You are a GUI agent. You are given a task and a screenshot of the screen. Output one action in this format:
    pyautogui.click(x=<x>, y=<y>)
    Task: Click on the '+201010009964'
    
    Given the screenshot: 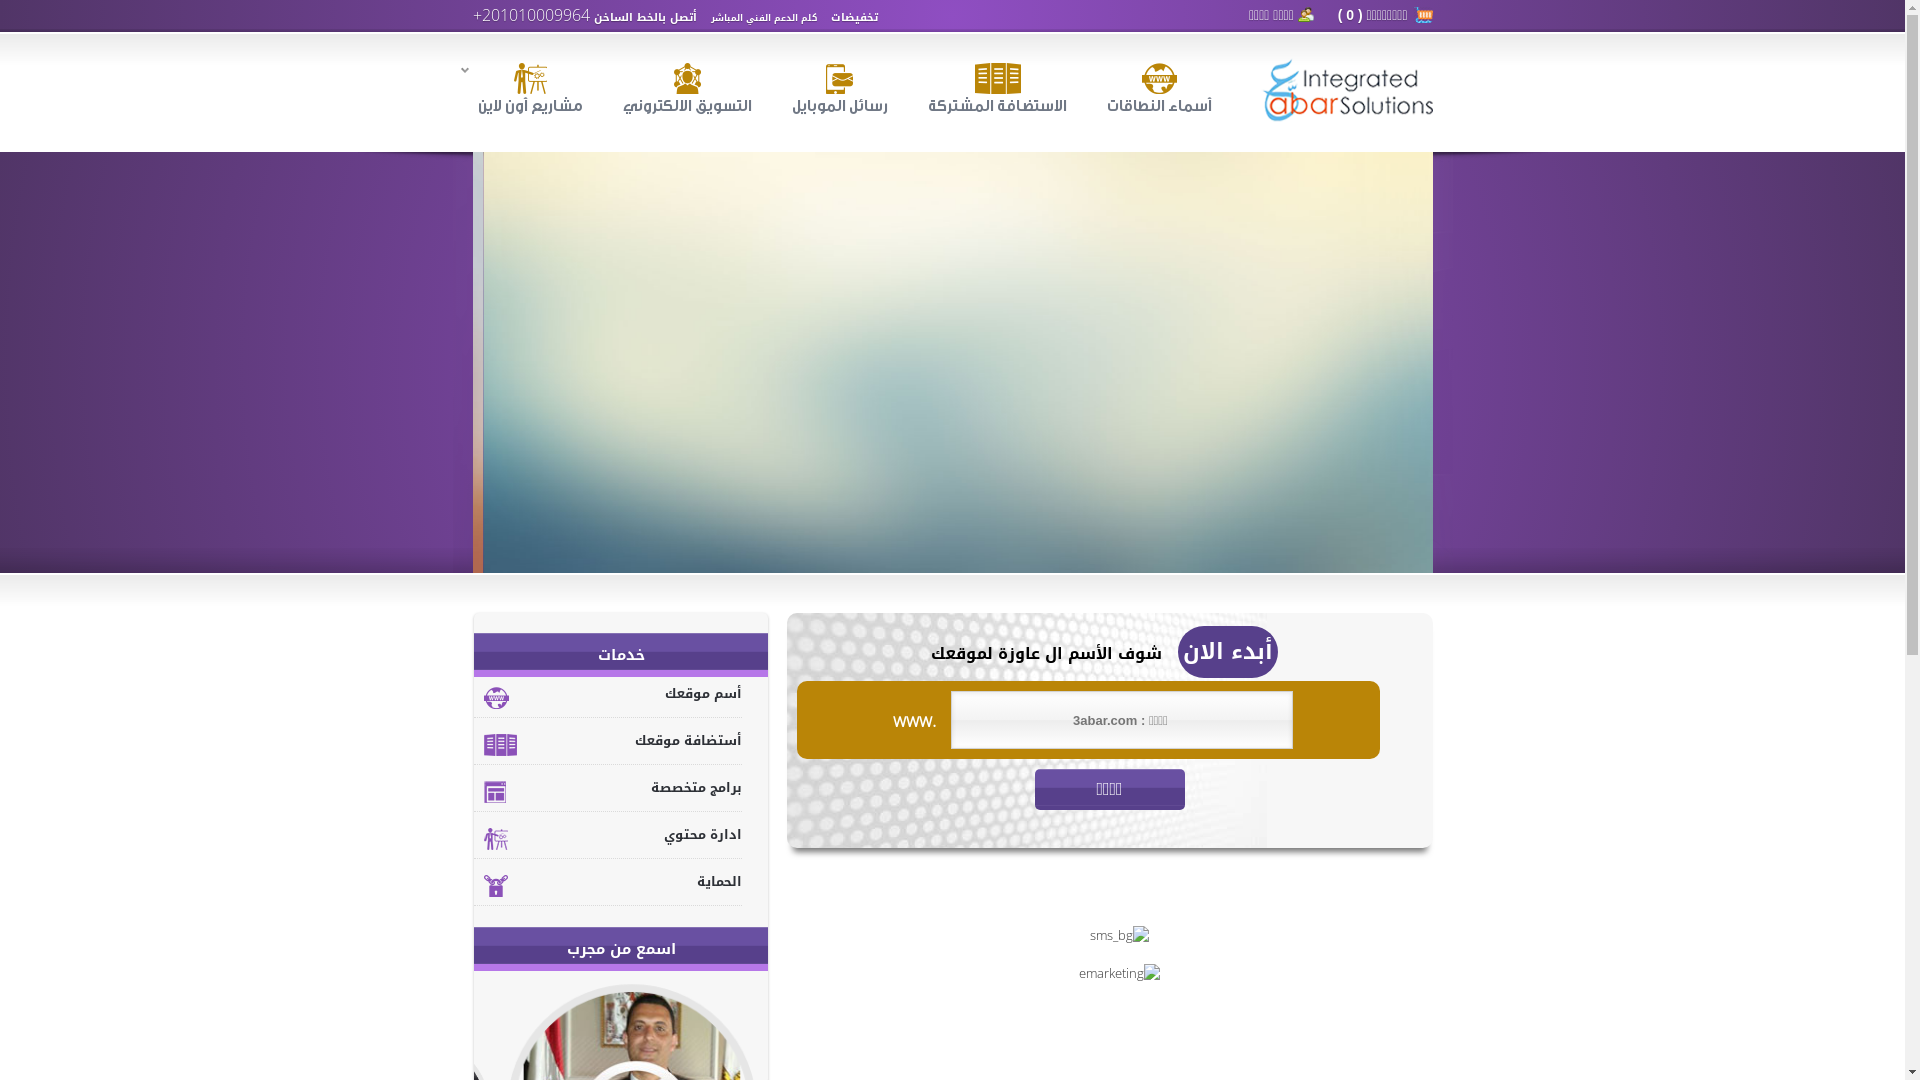 What is the action you would take?
    pyautogui.click(x=470, y=18)
    